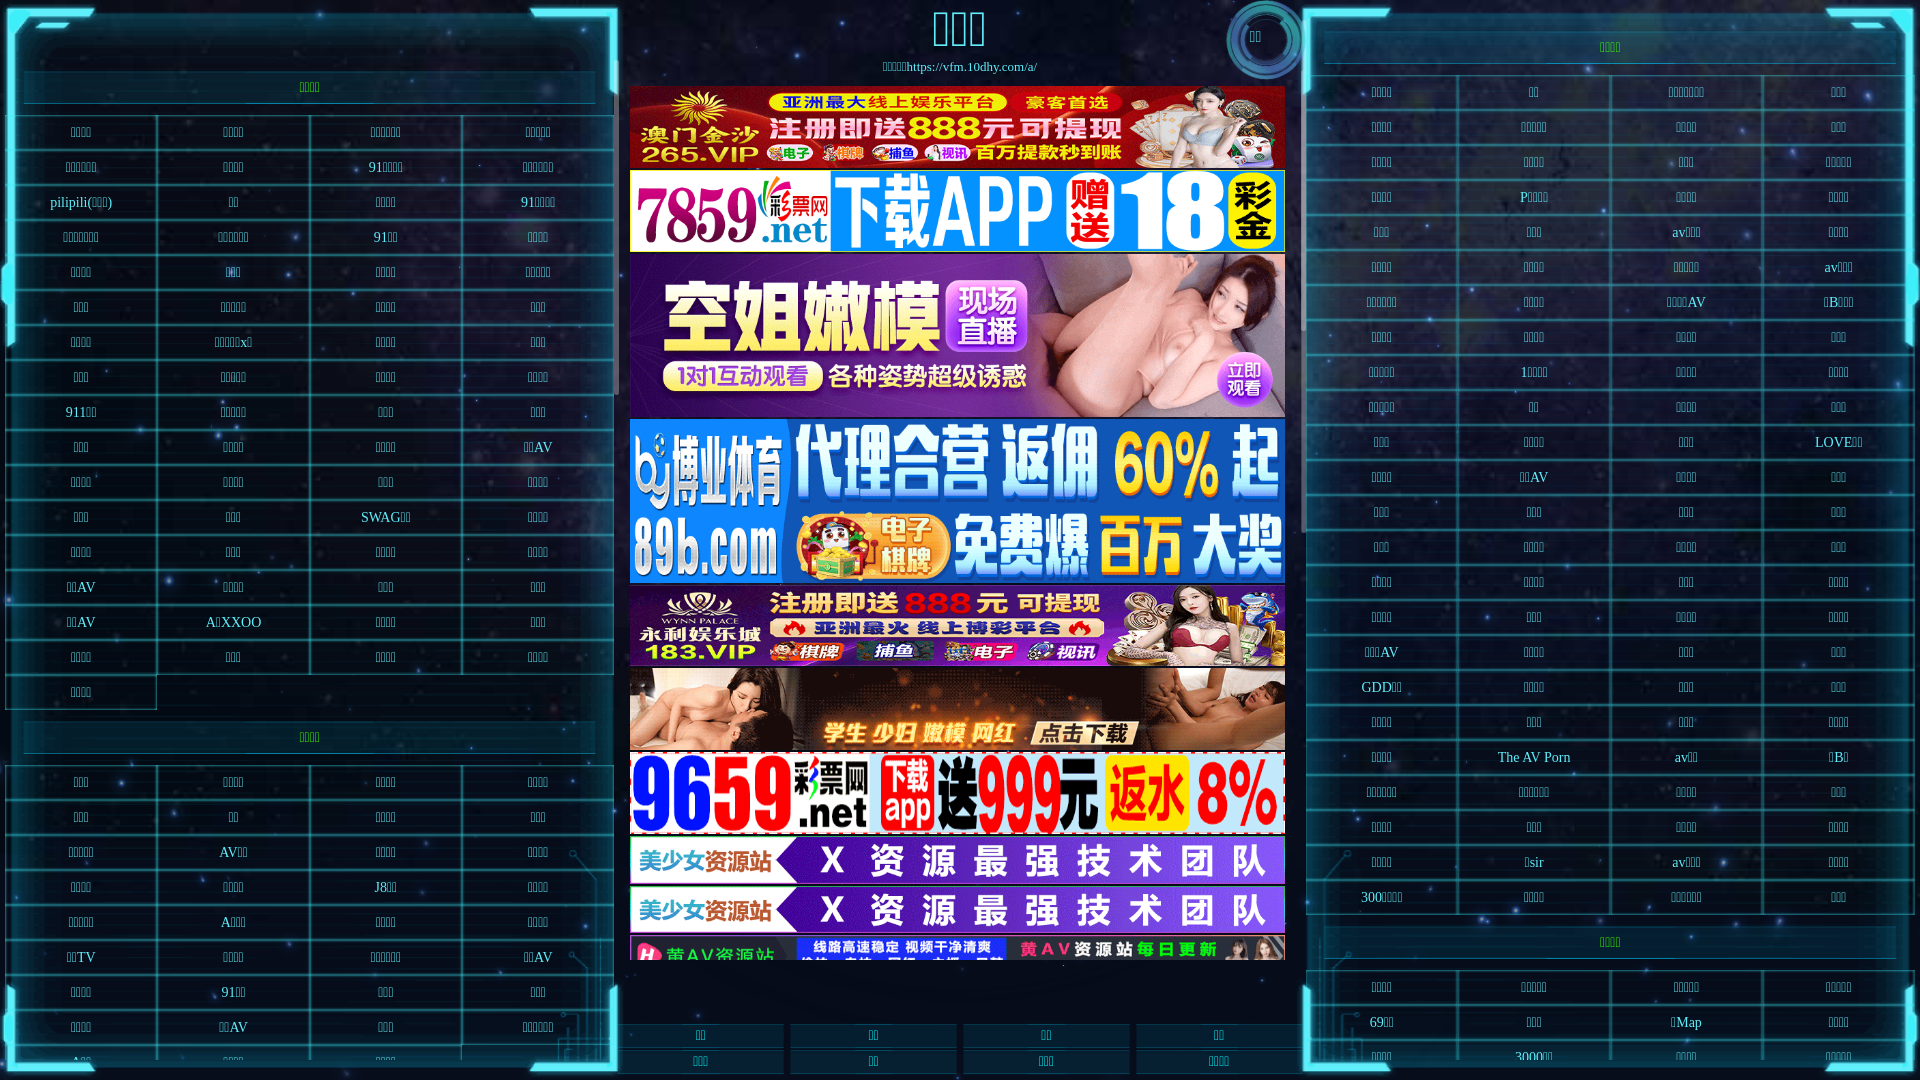 The width and height of the screenshot is (1920, 1080). What do you see at coordinates (1458, 757) in the screenshot?
I see `'The AV Porn'` at bounding box center [1458, 757].